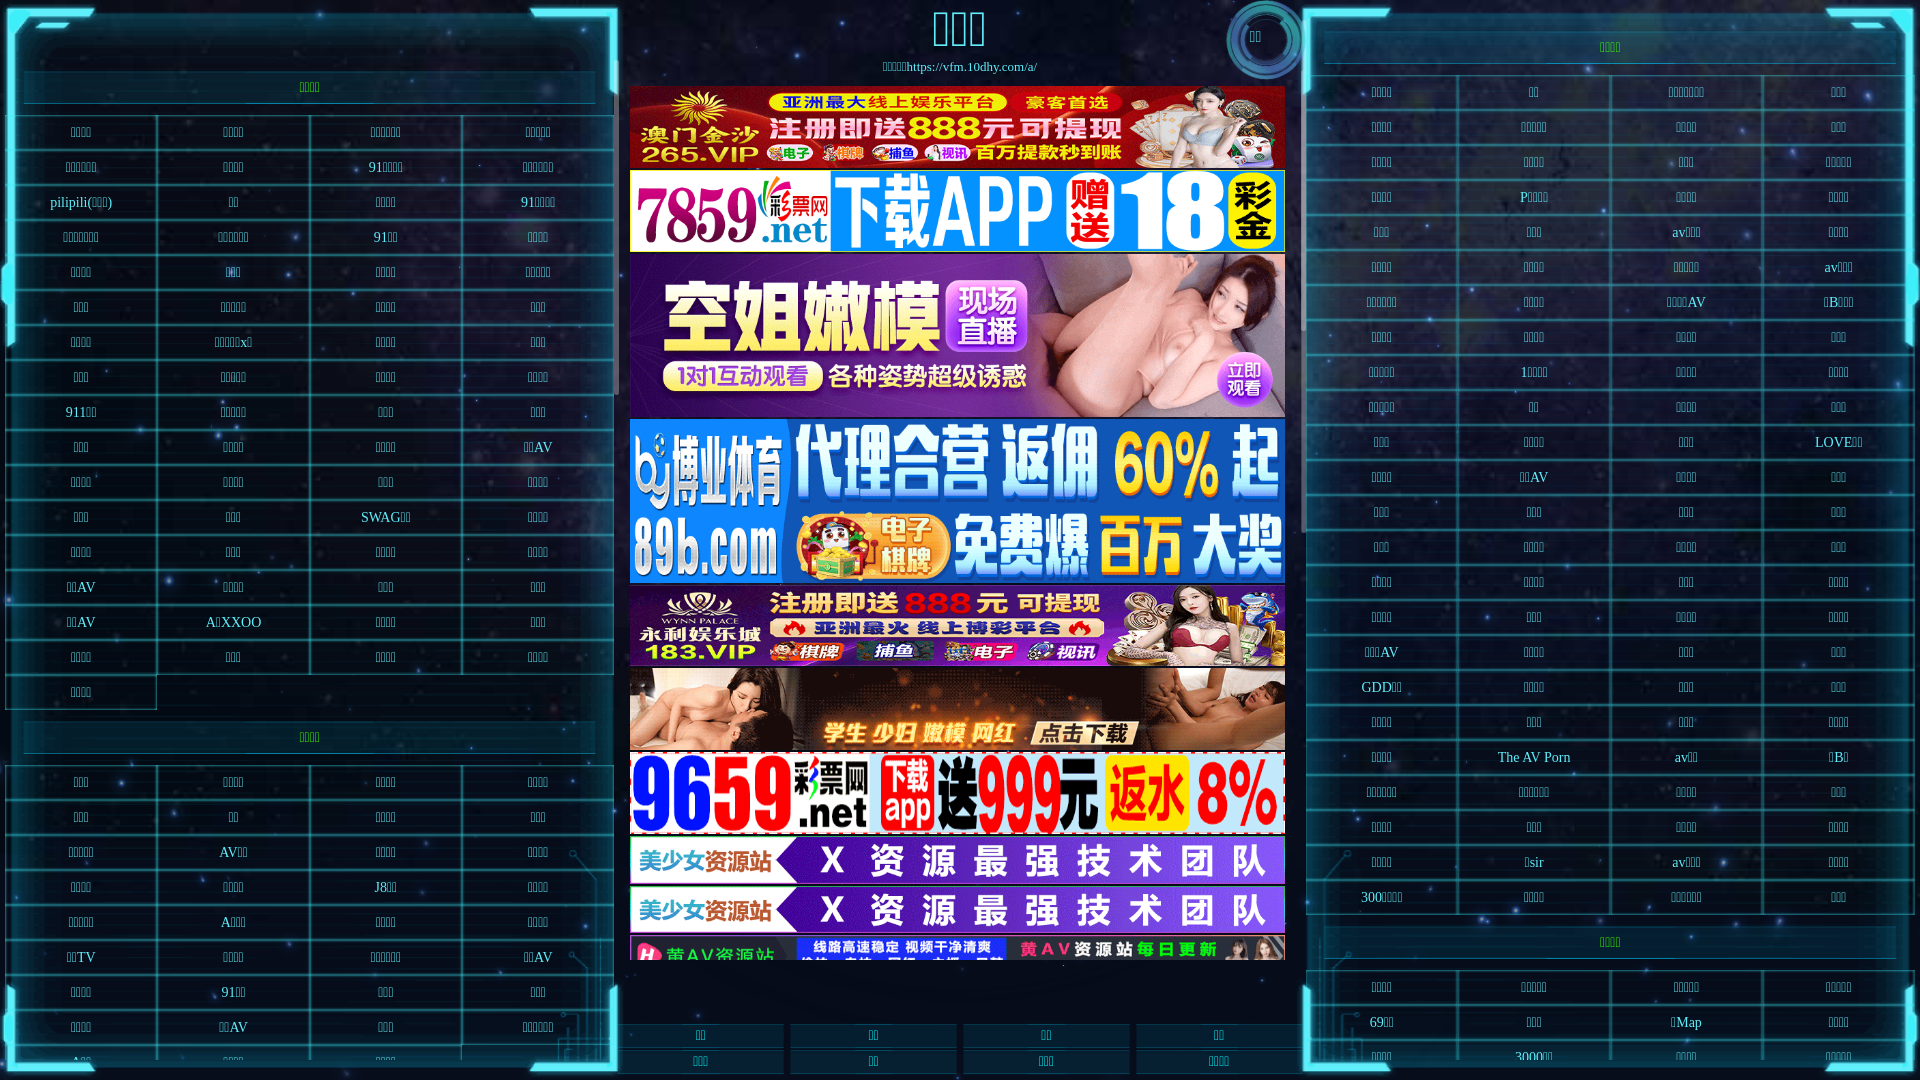 The width and height of the screenshot is (1920, 1080). What do you see at coordinates (1458, 757) in the screenshot?
I see `'The AV Porn'` at bounding box center [1458, 757].